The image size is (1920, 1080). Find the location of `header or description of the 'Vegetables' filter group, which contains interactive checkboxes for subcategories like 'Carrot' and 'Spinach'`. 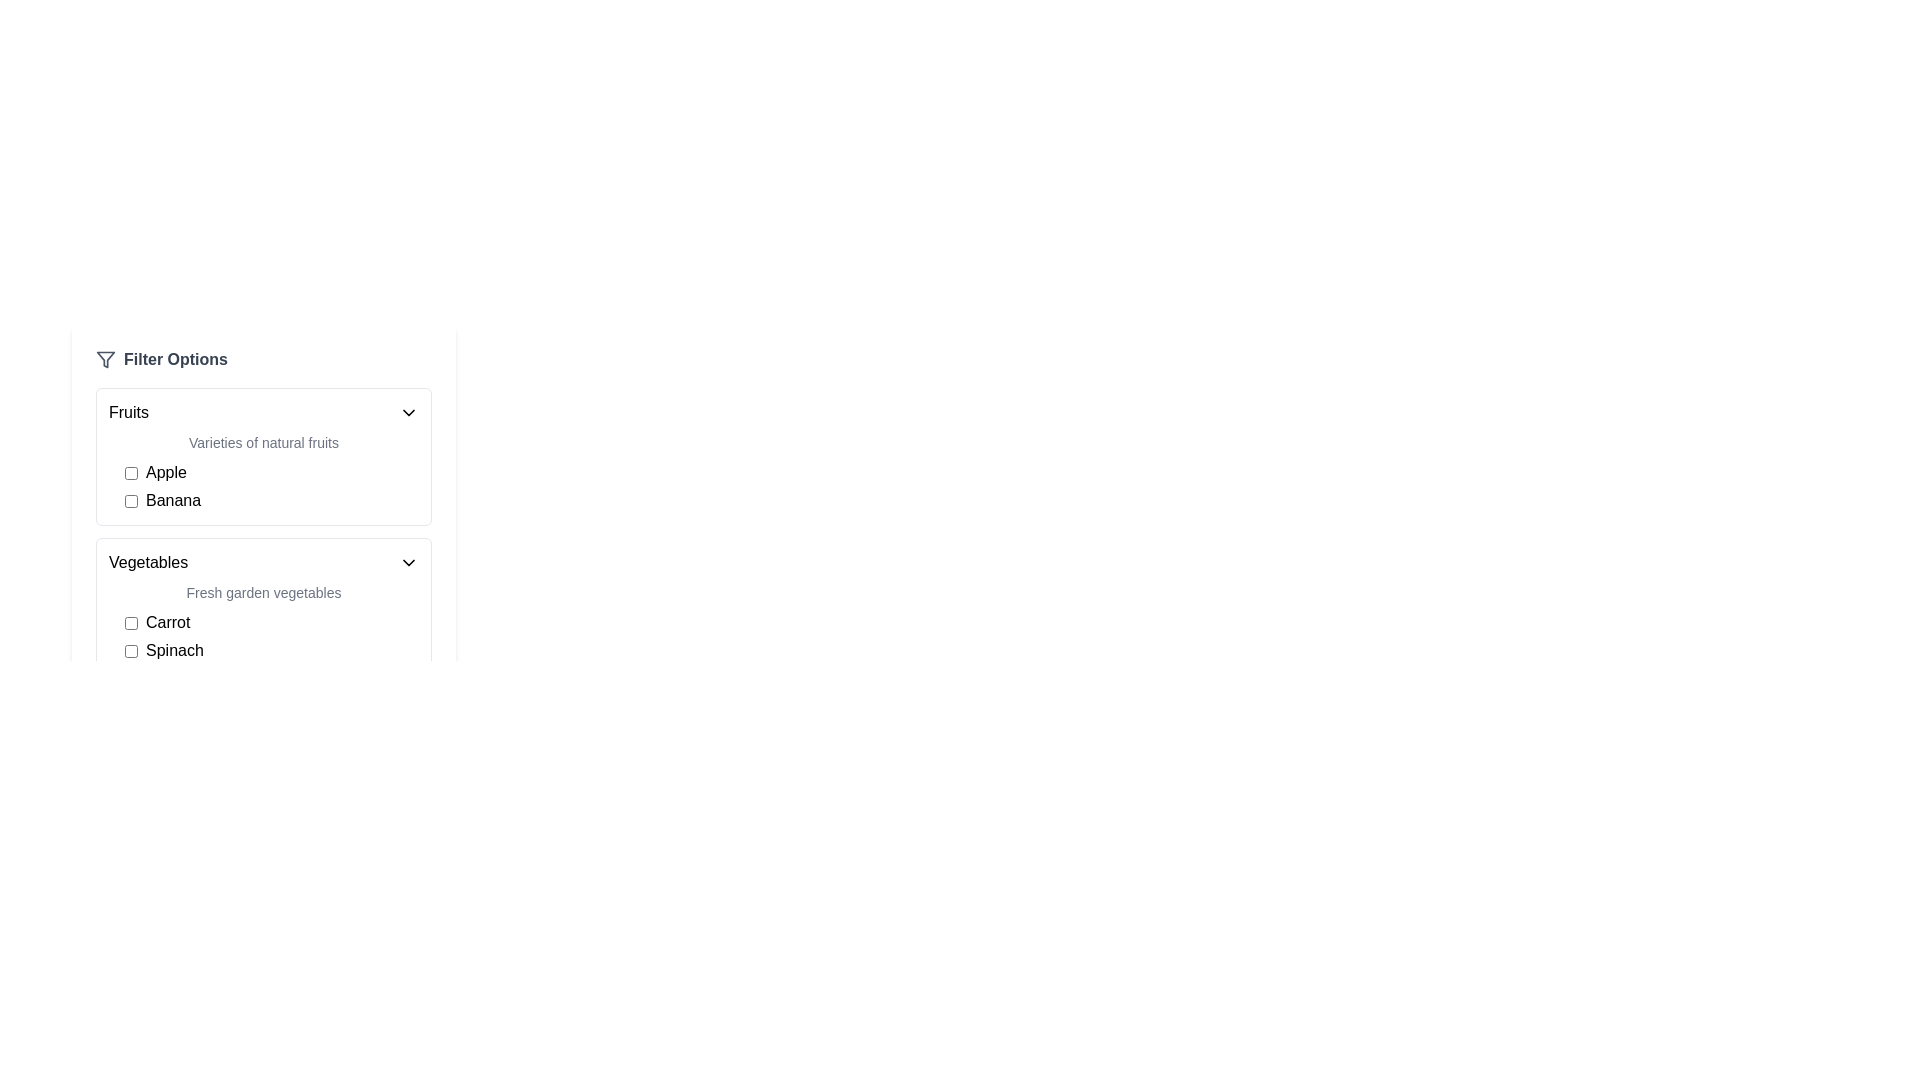

header or description of the 'Vegetables' filter group, which contains interactive checkboxes for subcategories like 'Carrot' and 'Spinach' is located at coordinates (263, 605).